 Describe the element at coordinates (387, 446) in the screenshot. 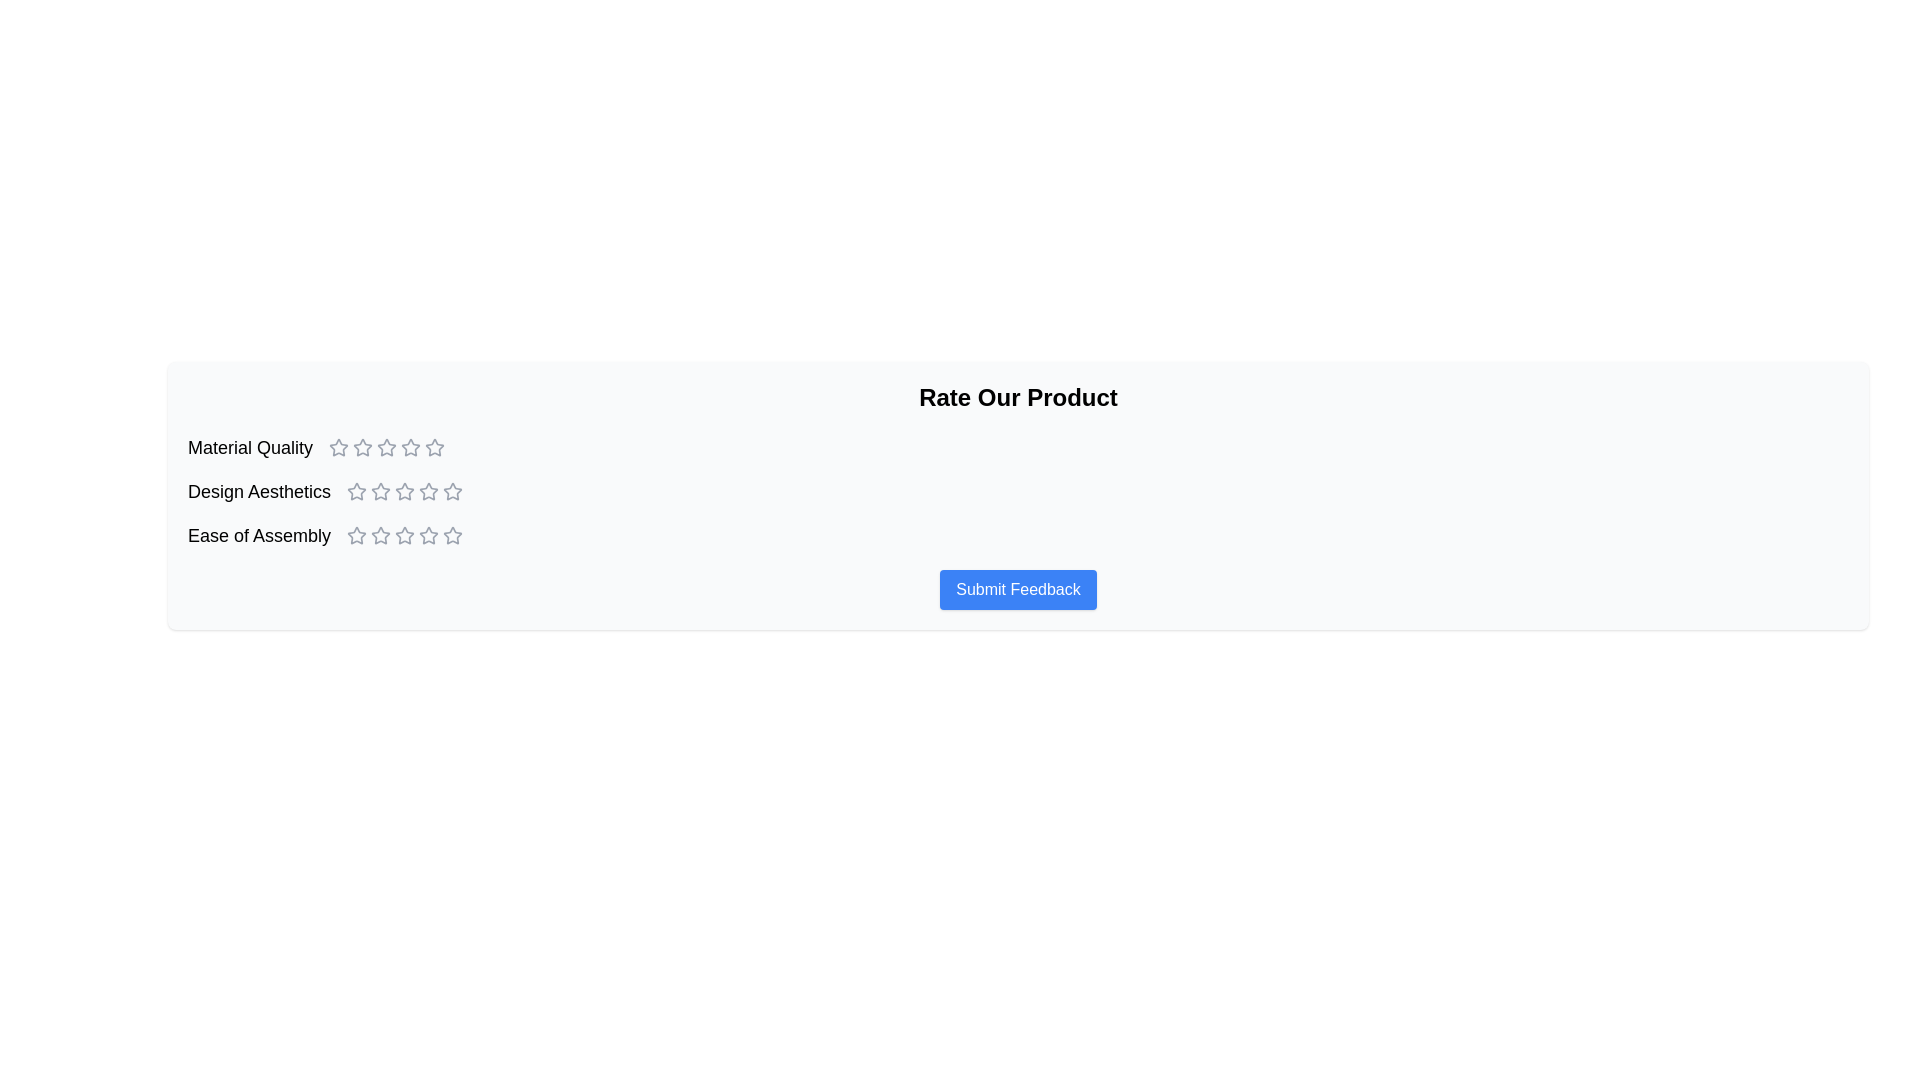

I see `the second star icon` at that location.